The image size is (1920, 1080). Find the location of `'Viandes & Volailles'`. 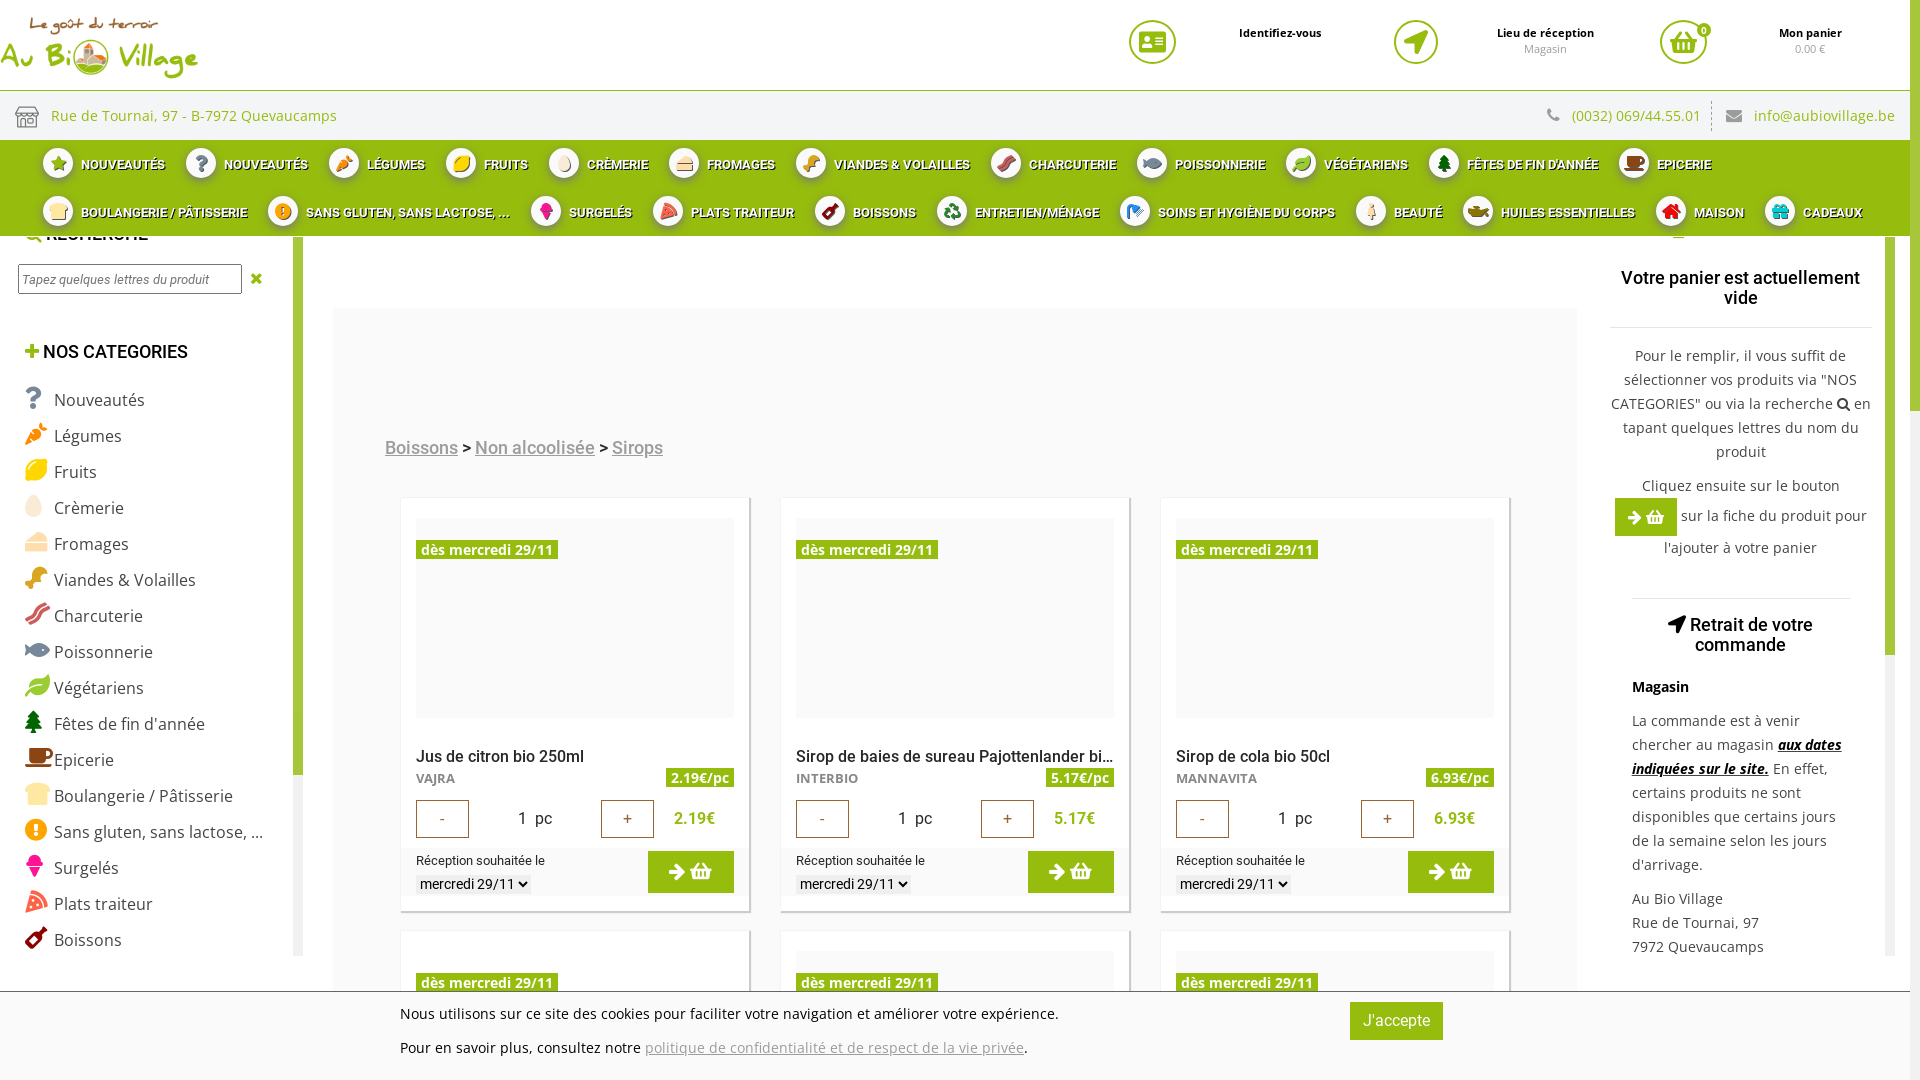

'Viandes & Volailles' is located at coordinates (109, 579).